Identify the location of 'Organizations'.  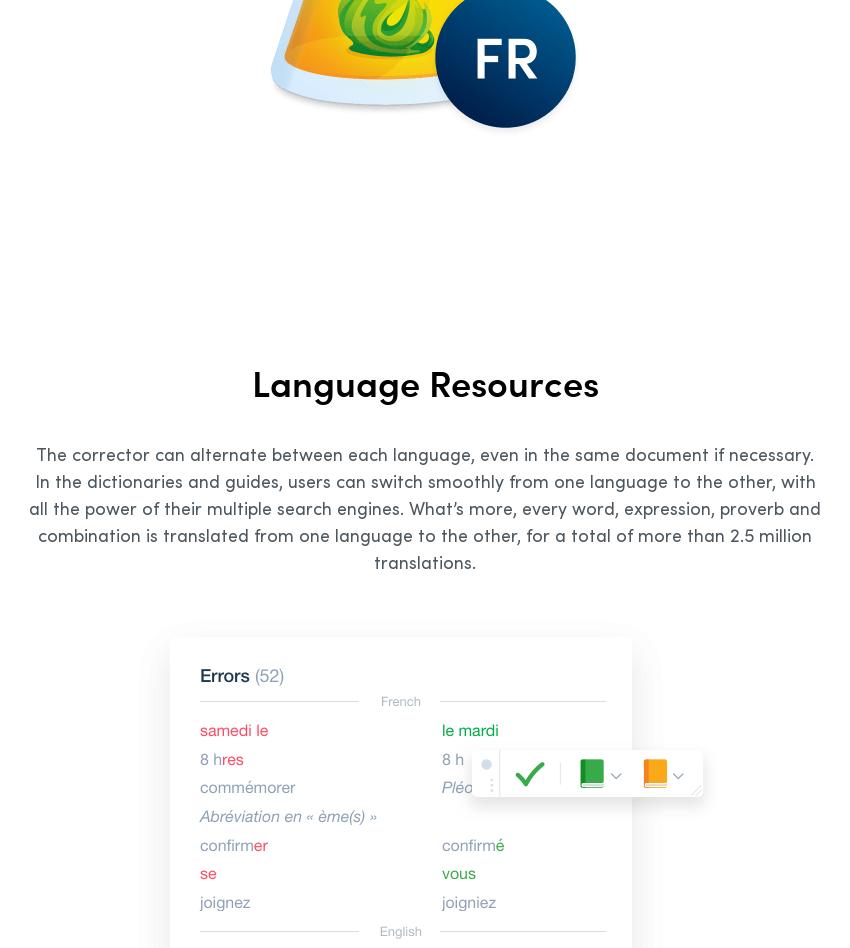
(26, 617).